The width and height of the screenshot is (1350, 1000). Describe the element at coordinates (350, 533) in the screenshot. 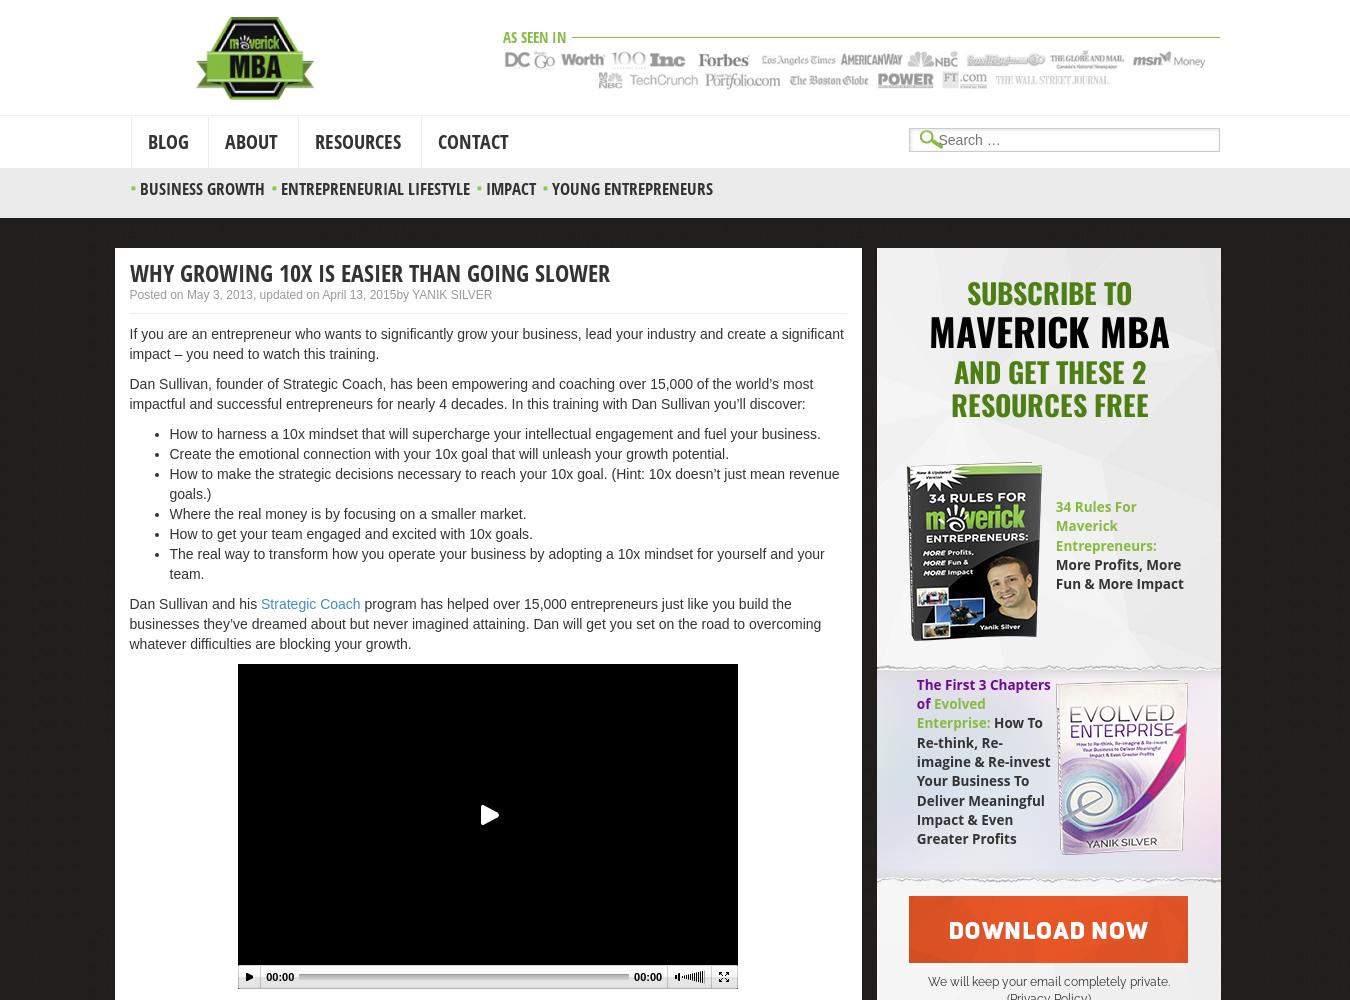

I see `'How to get your team engaged and excited with 10x goals.'` at that location.